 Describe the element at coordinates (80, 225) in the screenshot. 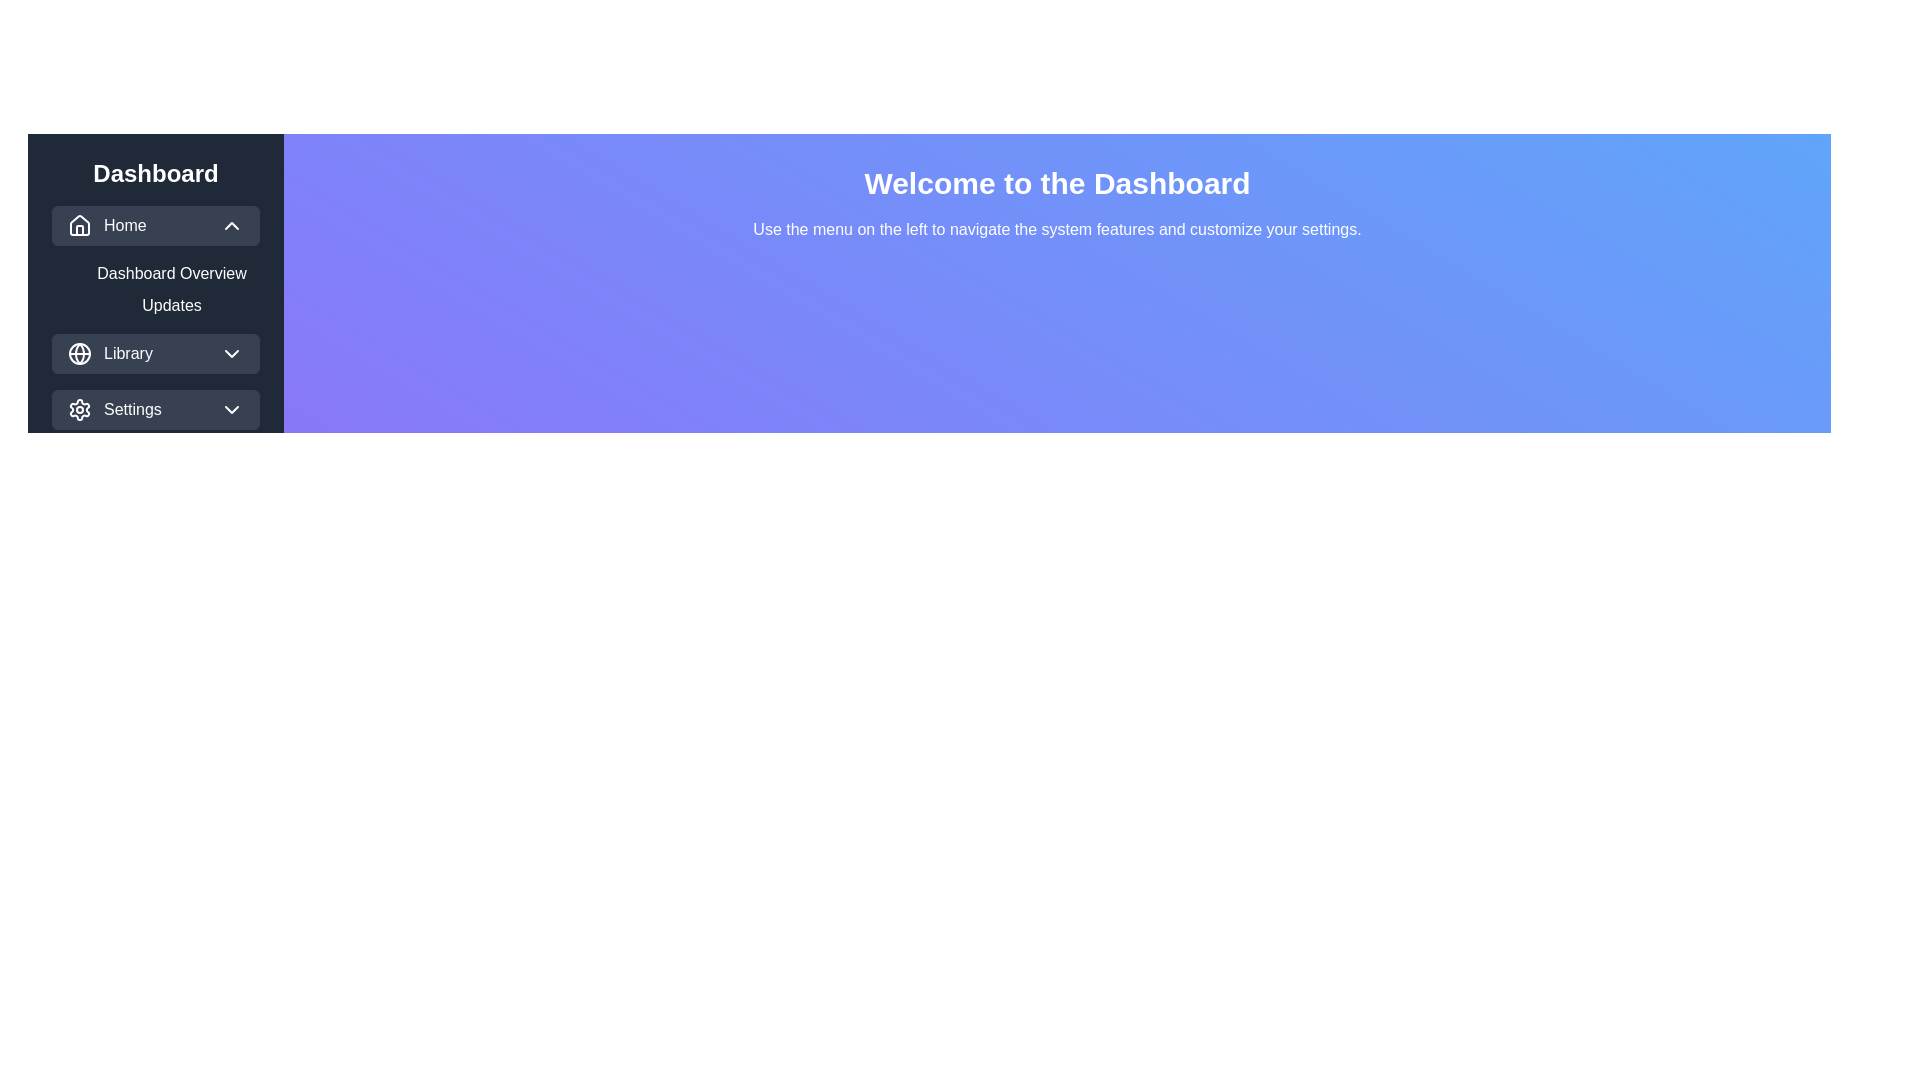

I see `the house-shaped icon visually located at the top of the menu section, aligned to the left of the 'Home' button text` at that location.